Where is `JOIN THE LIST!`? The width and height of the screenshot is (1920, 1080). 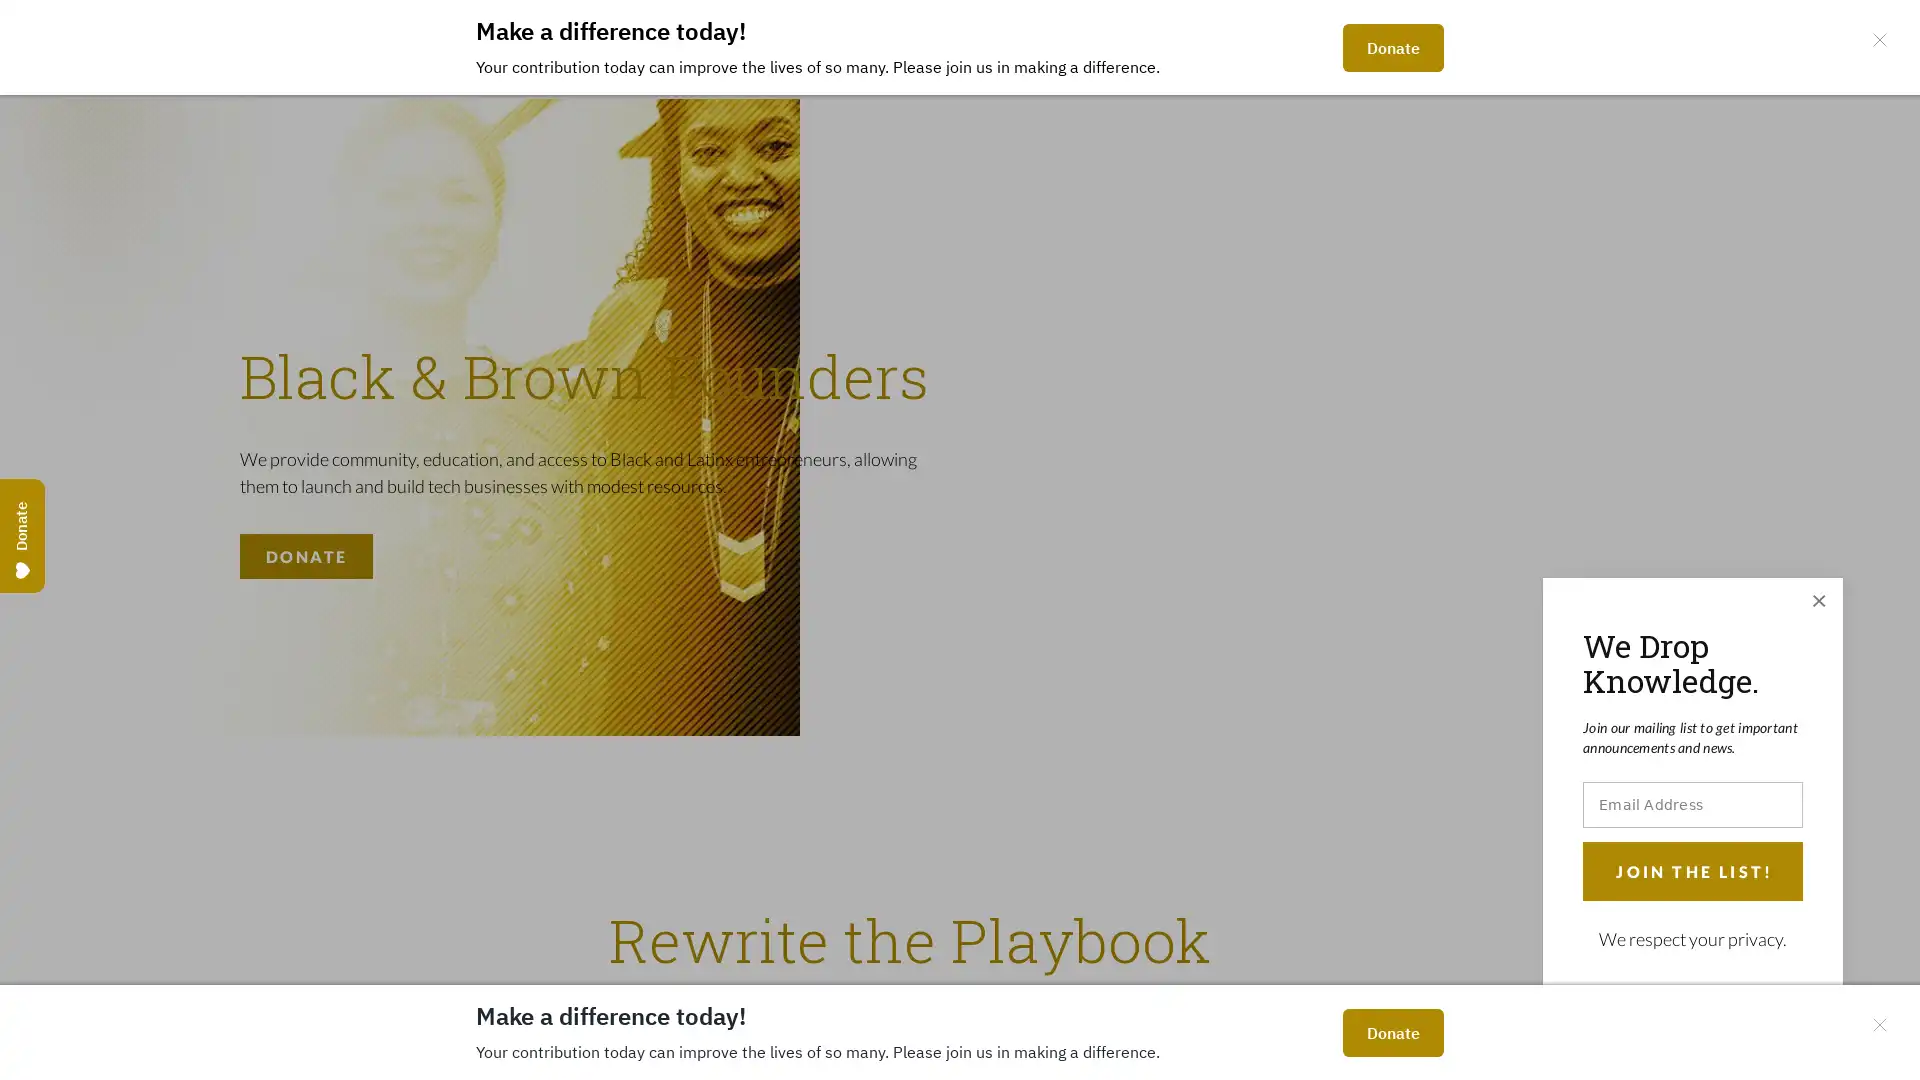 JOIN THE LIST! is located at coordinates (1692, 870).